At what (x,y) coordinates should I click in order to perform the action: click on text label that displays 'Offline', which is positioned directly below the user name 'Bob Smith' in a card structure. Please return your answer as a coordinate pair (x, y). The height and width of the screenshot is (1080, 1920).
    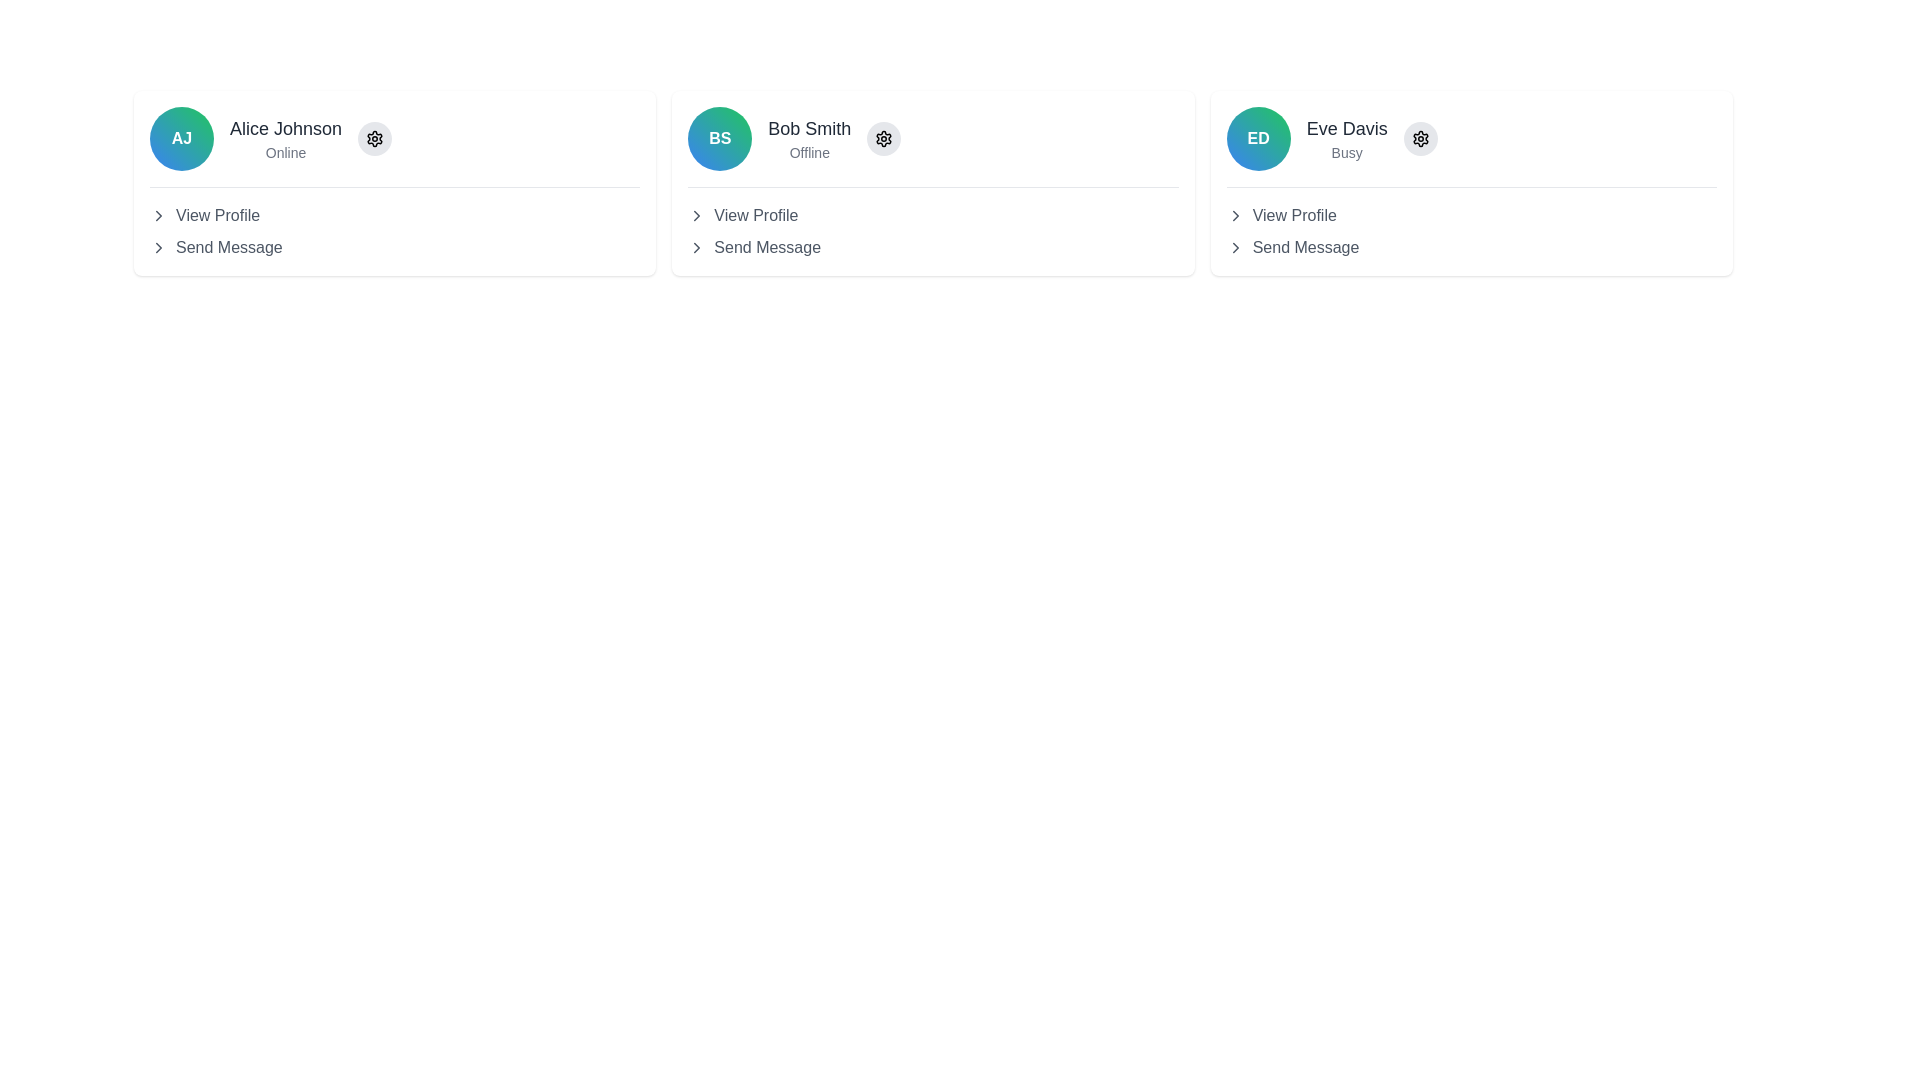
    Looking at the image, I should click on (809, 152).